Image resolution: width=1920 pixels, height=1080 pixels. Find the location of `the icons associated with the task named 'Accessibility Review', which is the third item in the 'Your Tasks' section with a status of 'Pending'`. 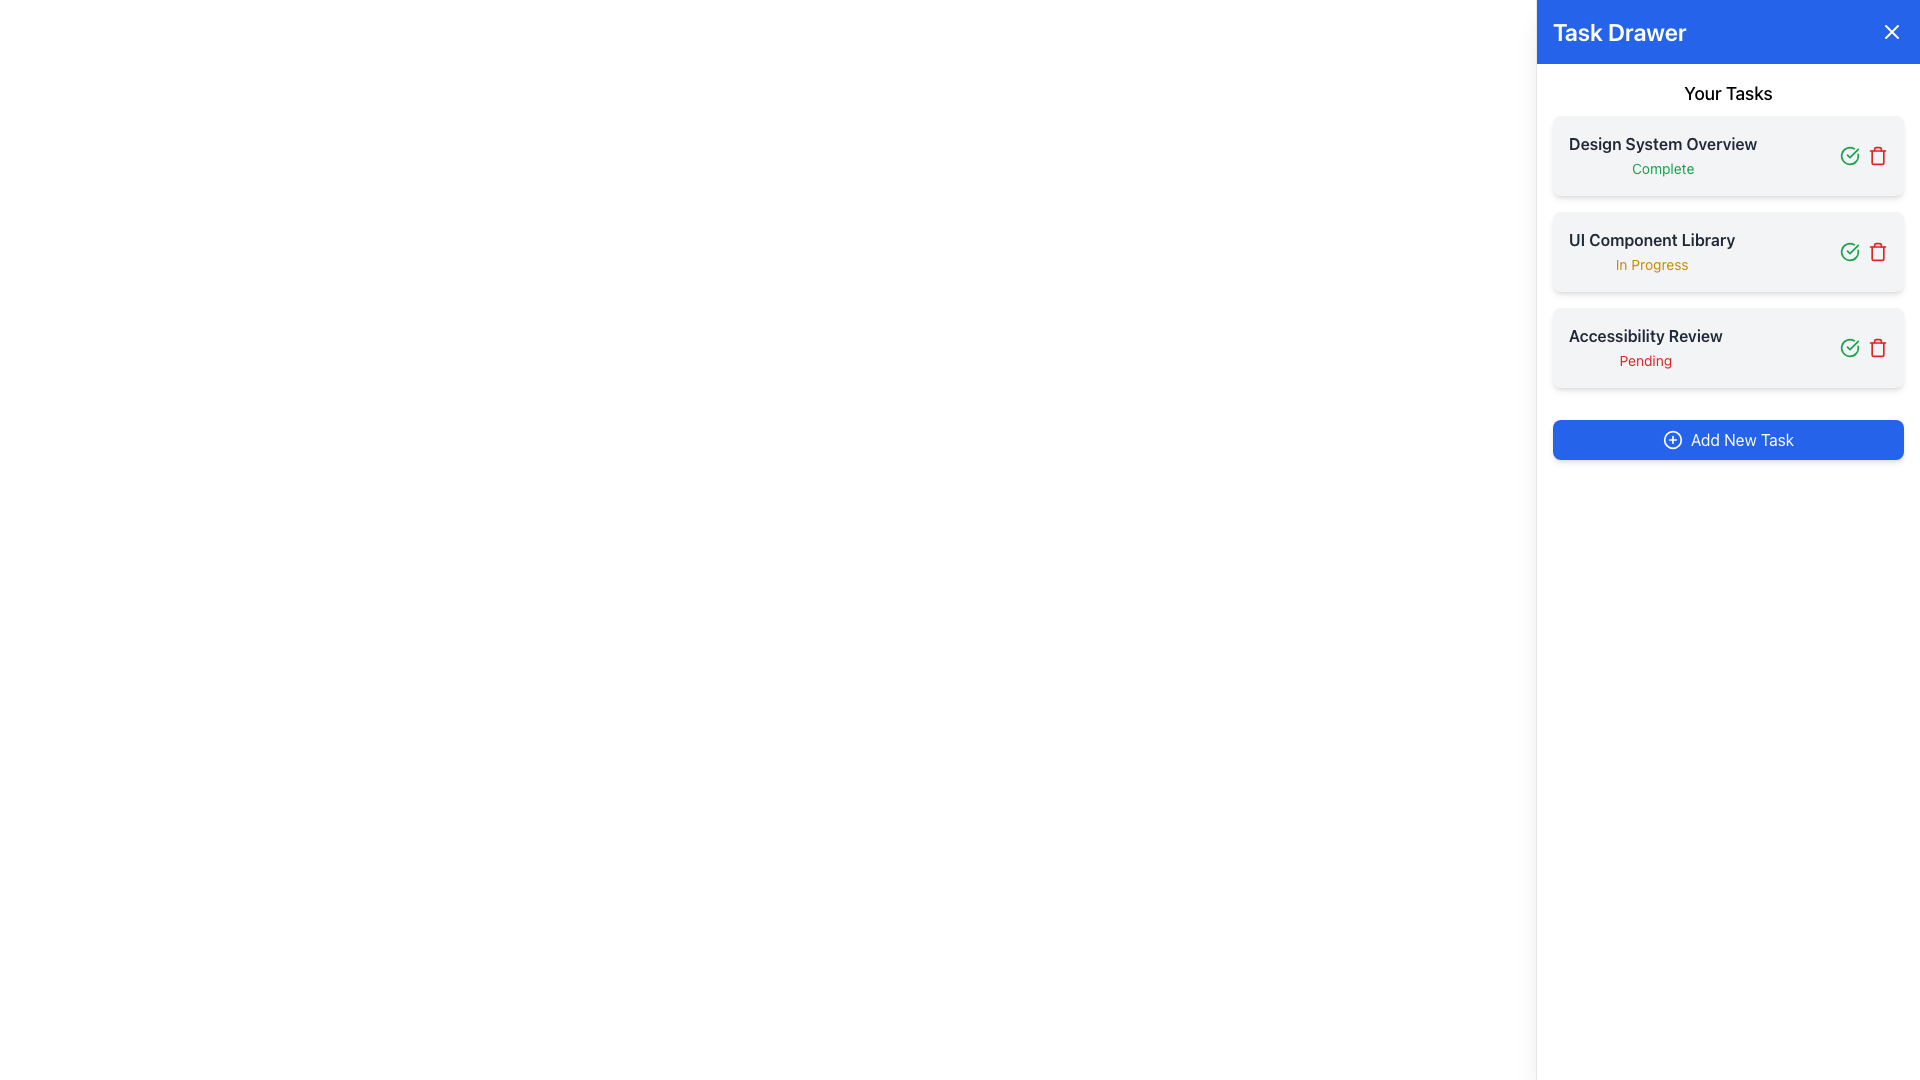

the icons associated with the task named 'Accessibility Review', which is the third item in the 'Your Tasks' section with a status of 'Pending' is located at coordinates (1727, 346).